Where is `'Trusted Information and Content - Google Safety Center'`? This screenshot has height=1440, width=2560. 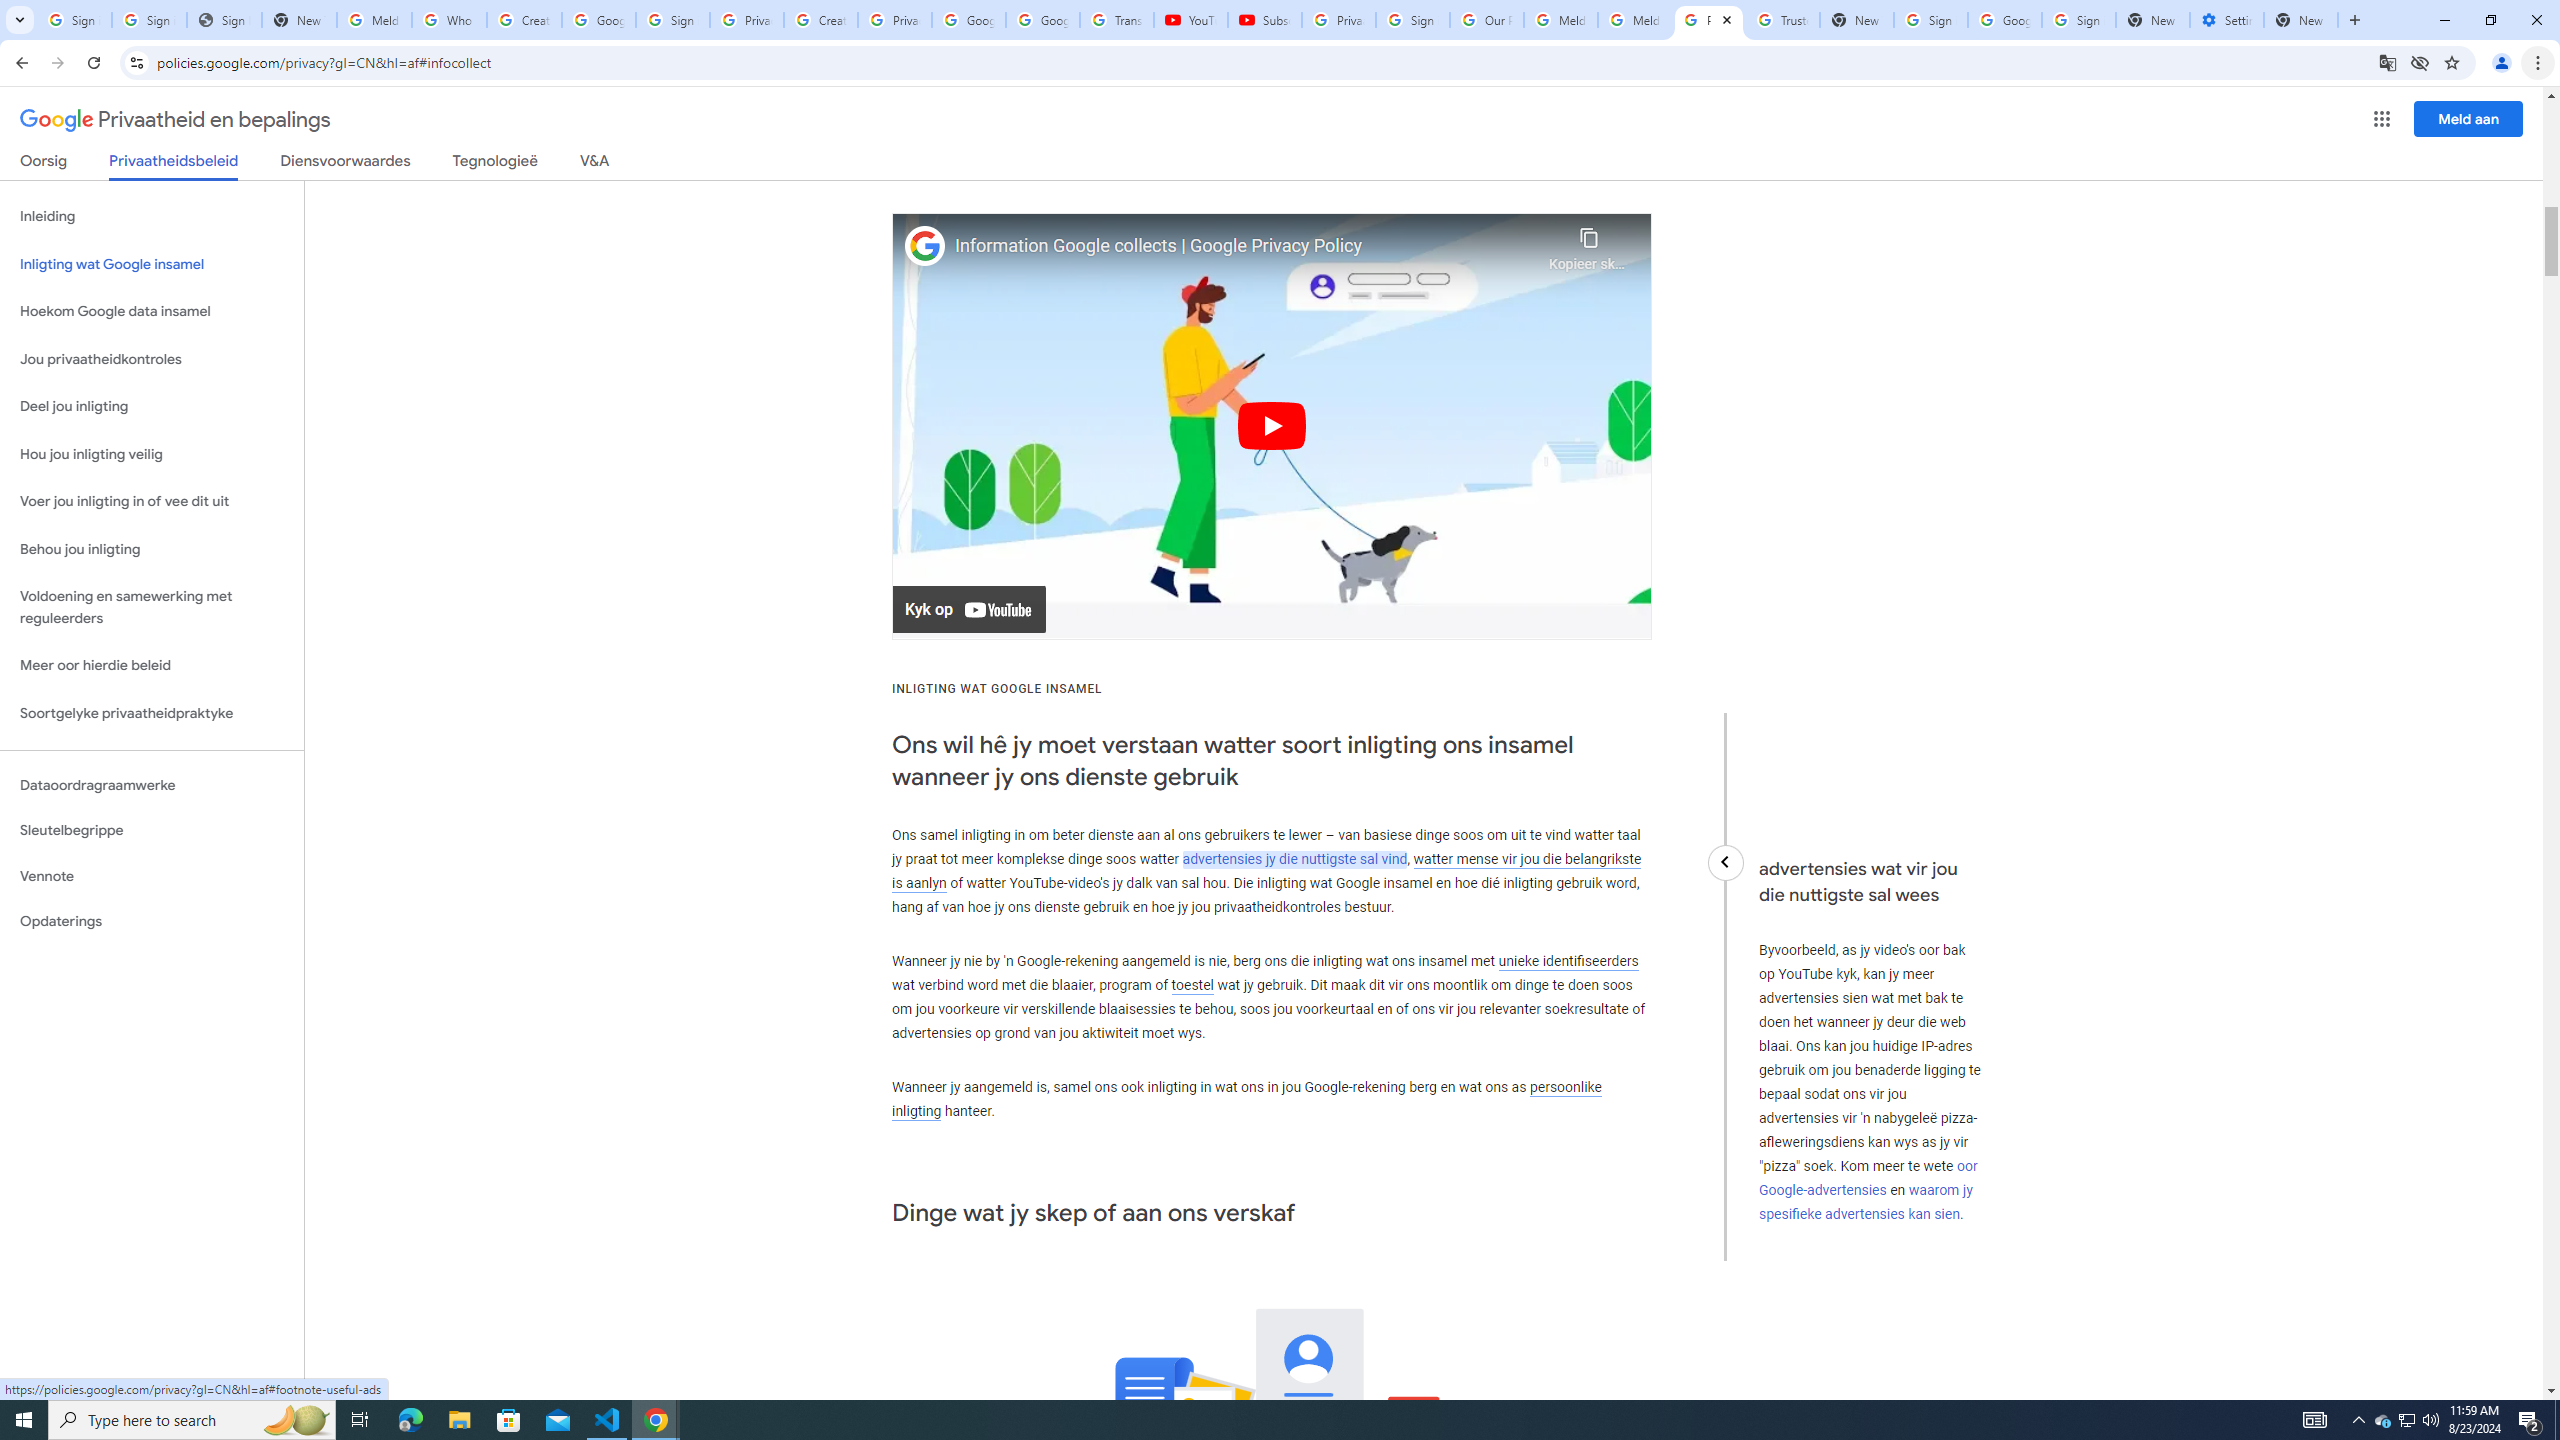 'Trusted Information and Content - Google Safety Center' is located at coordinates (1782, 19).